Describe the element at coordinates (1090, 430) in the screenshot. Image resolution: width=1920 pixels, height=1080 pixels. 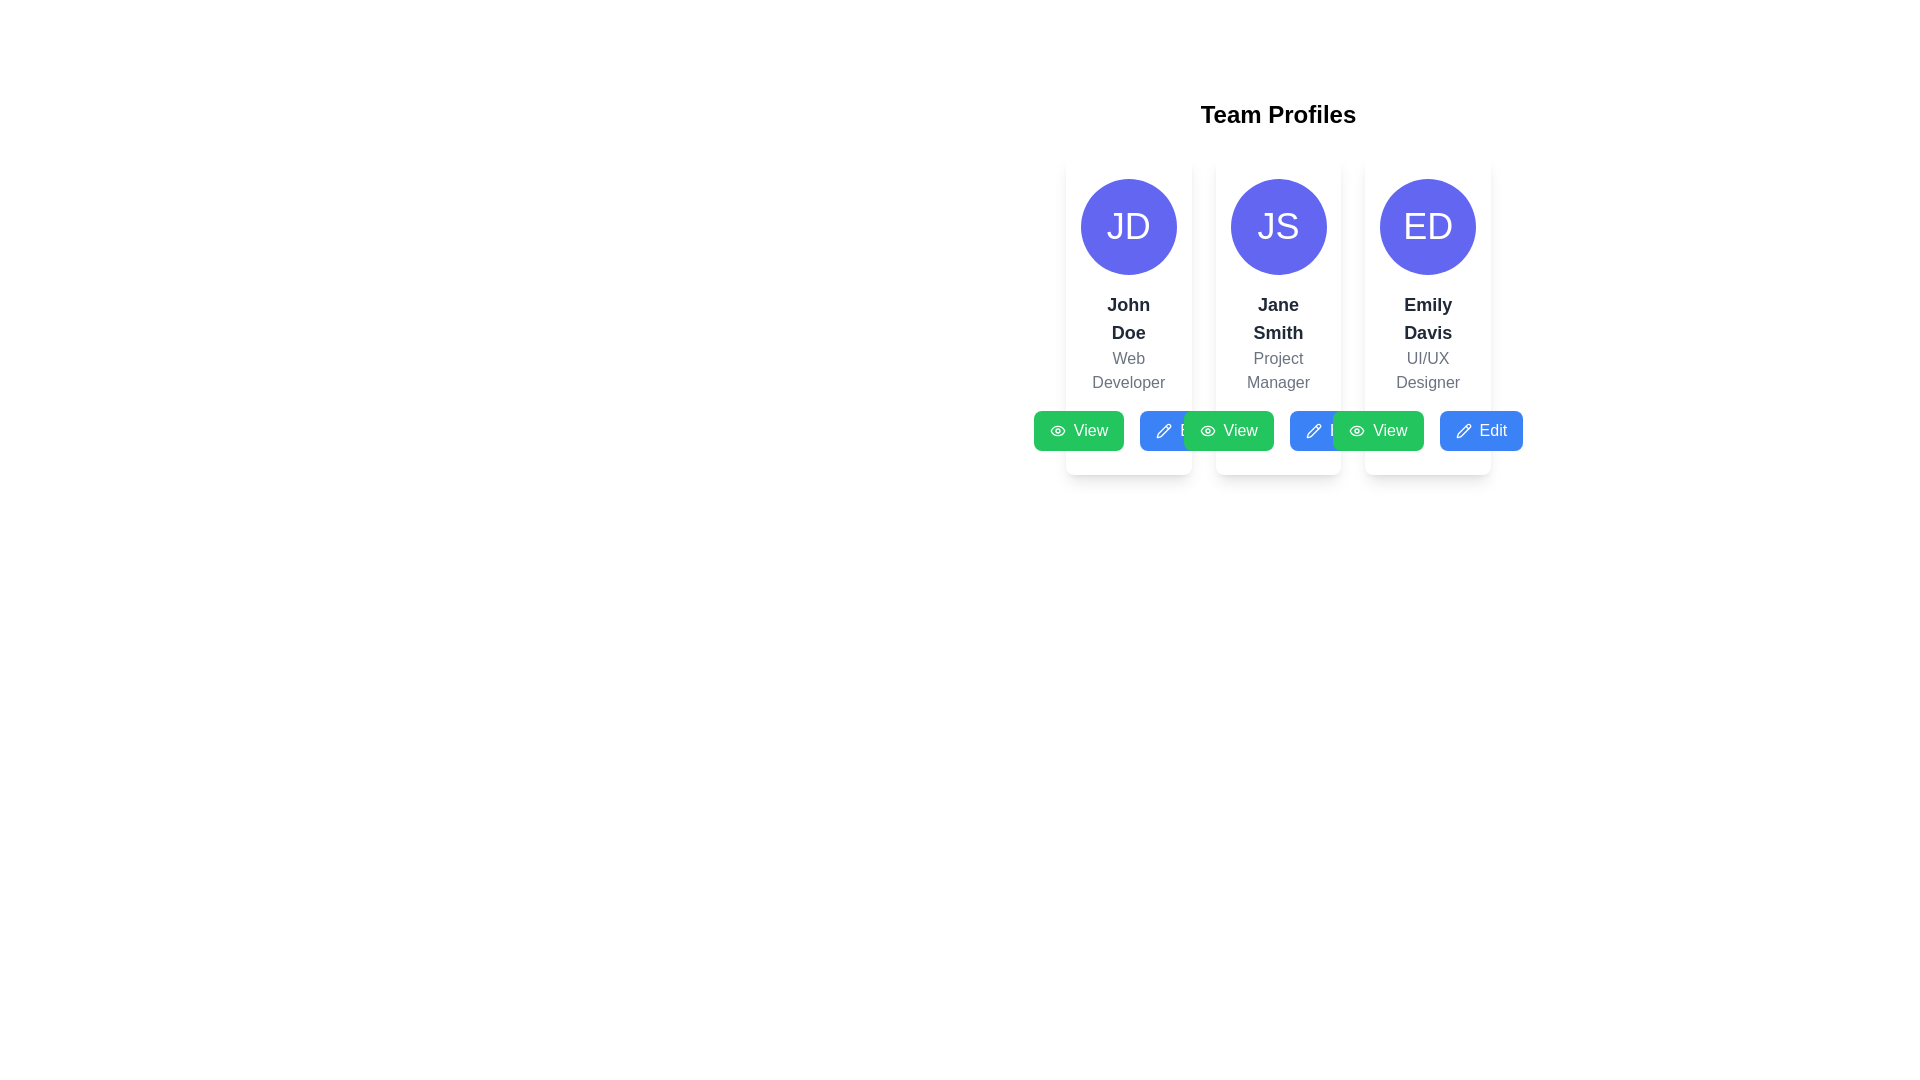
I see `the 'View' button located in the bottom section of the first profile card` at that location.